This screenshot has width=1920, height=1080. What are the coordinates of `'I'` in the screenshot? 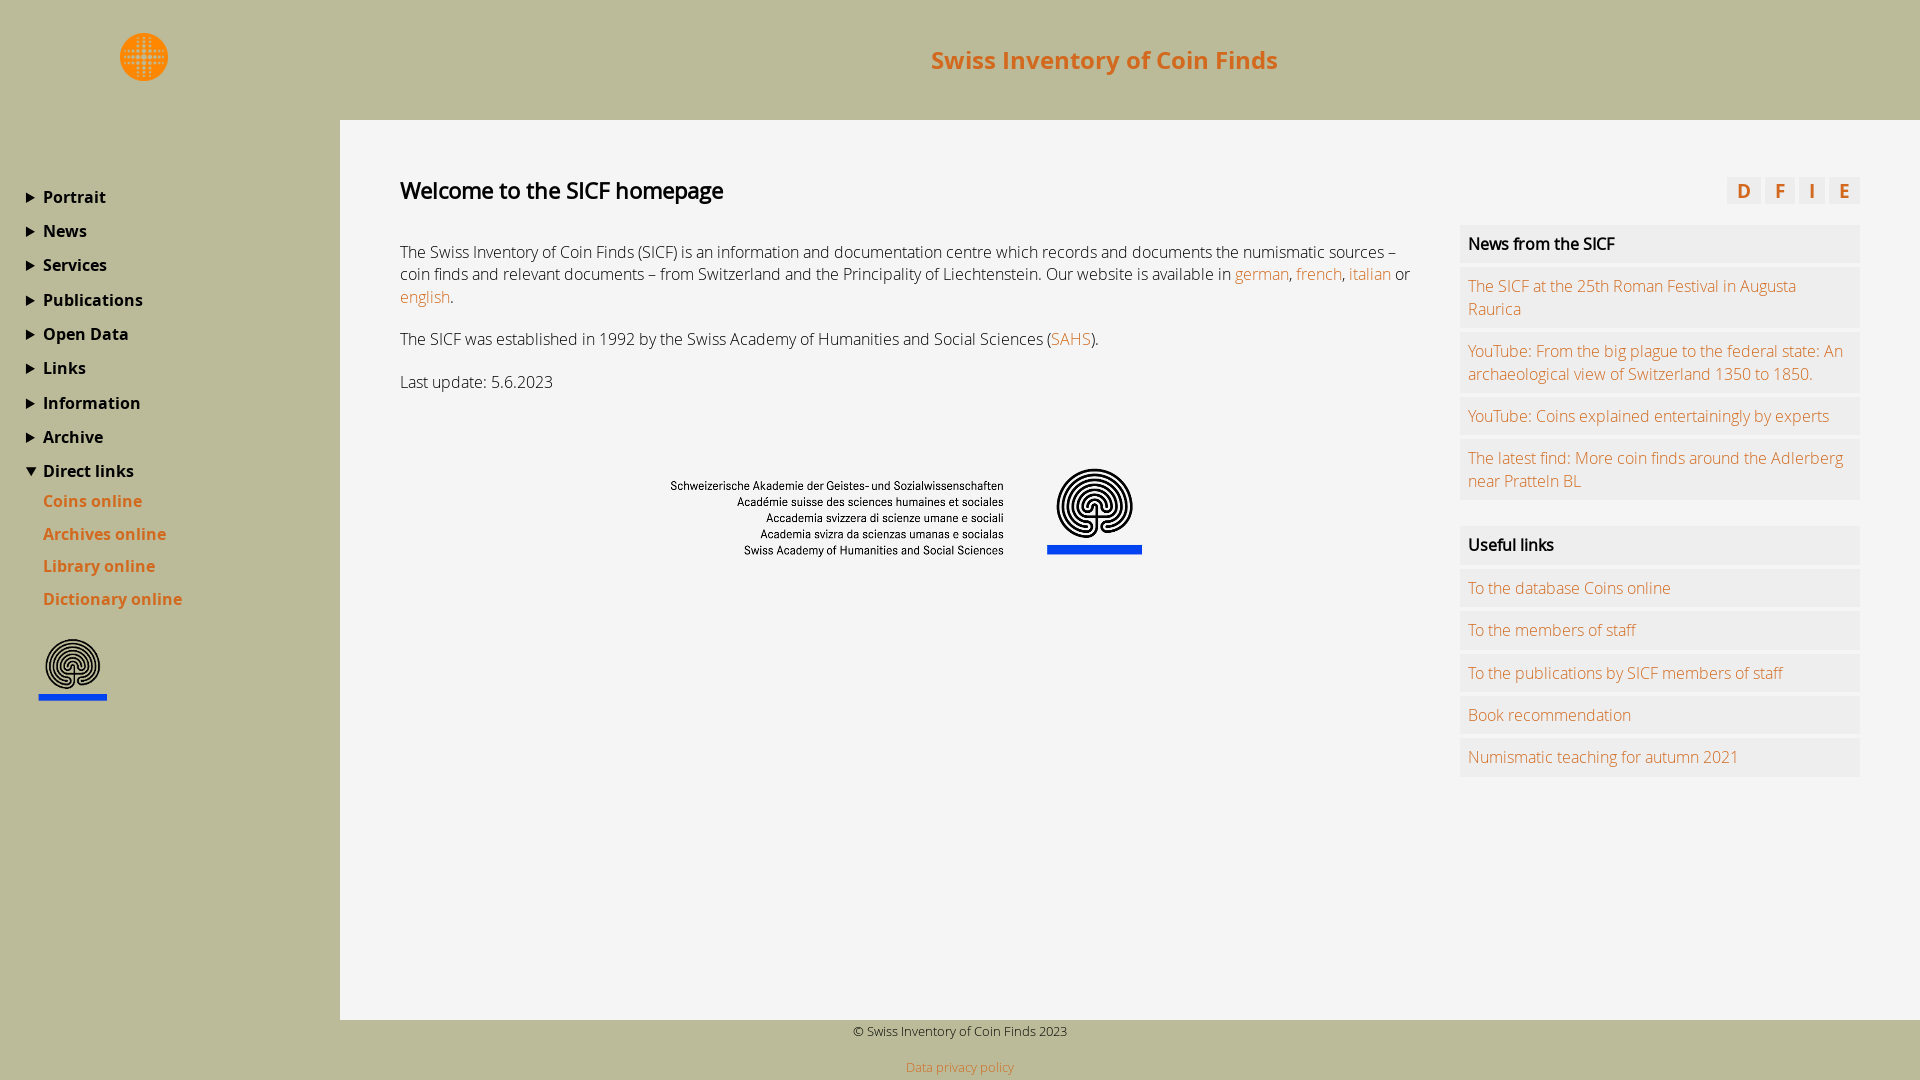 It's located at (1812, 190).